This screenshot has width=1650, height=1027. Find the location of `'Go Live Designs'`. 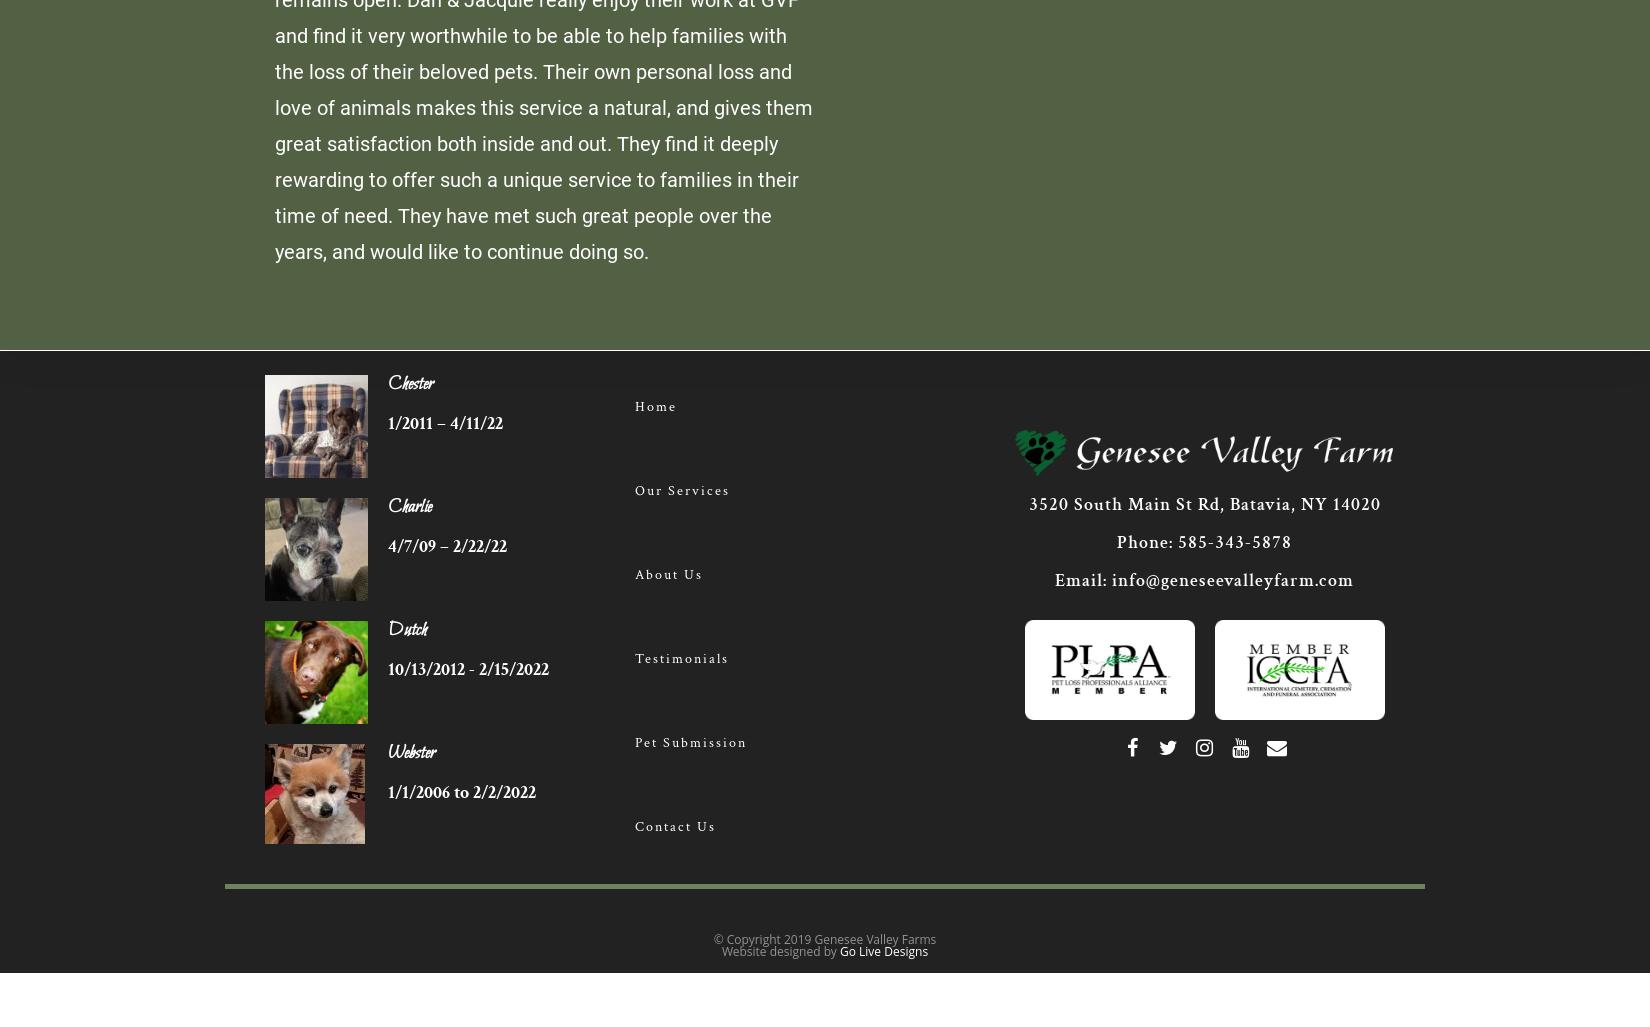

'Go Live Designs' is located at coordinates (883, 951).